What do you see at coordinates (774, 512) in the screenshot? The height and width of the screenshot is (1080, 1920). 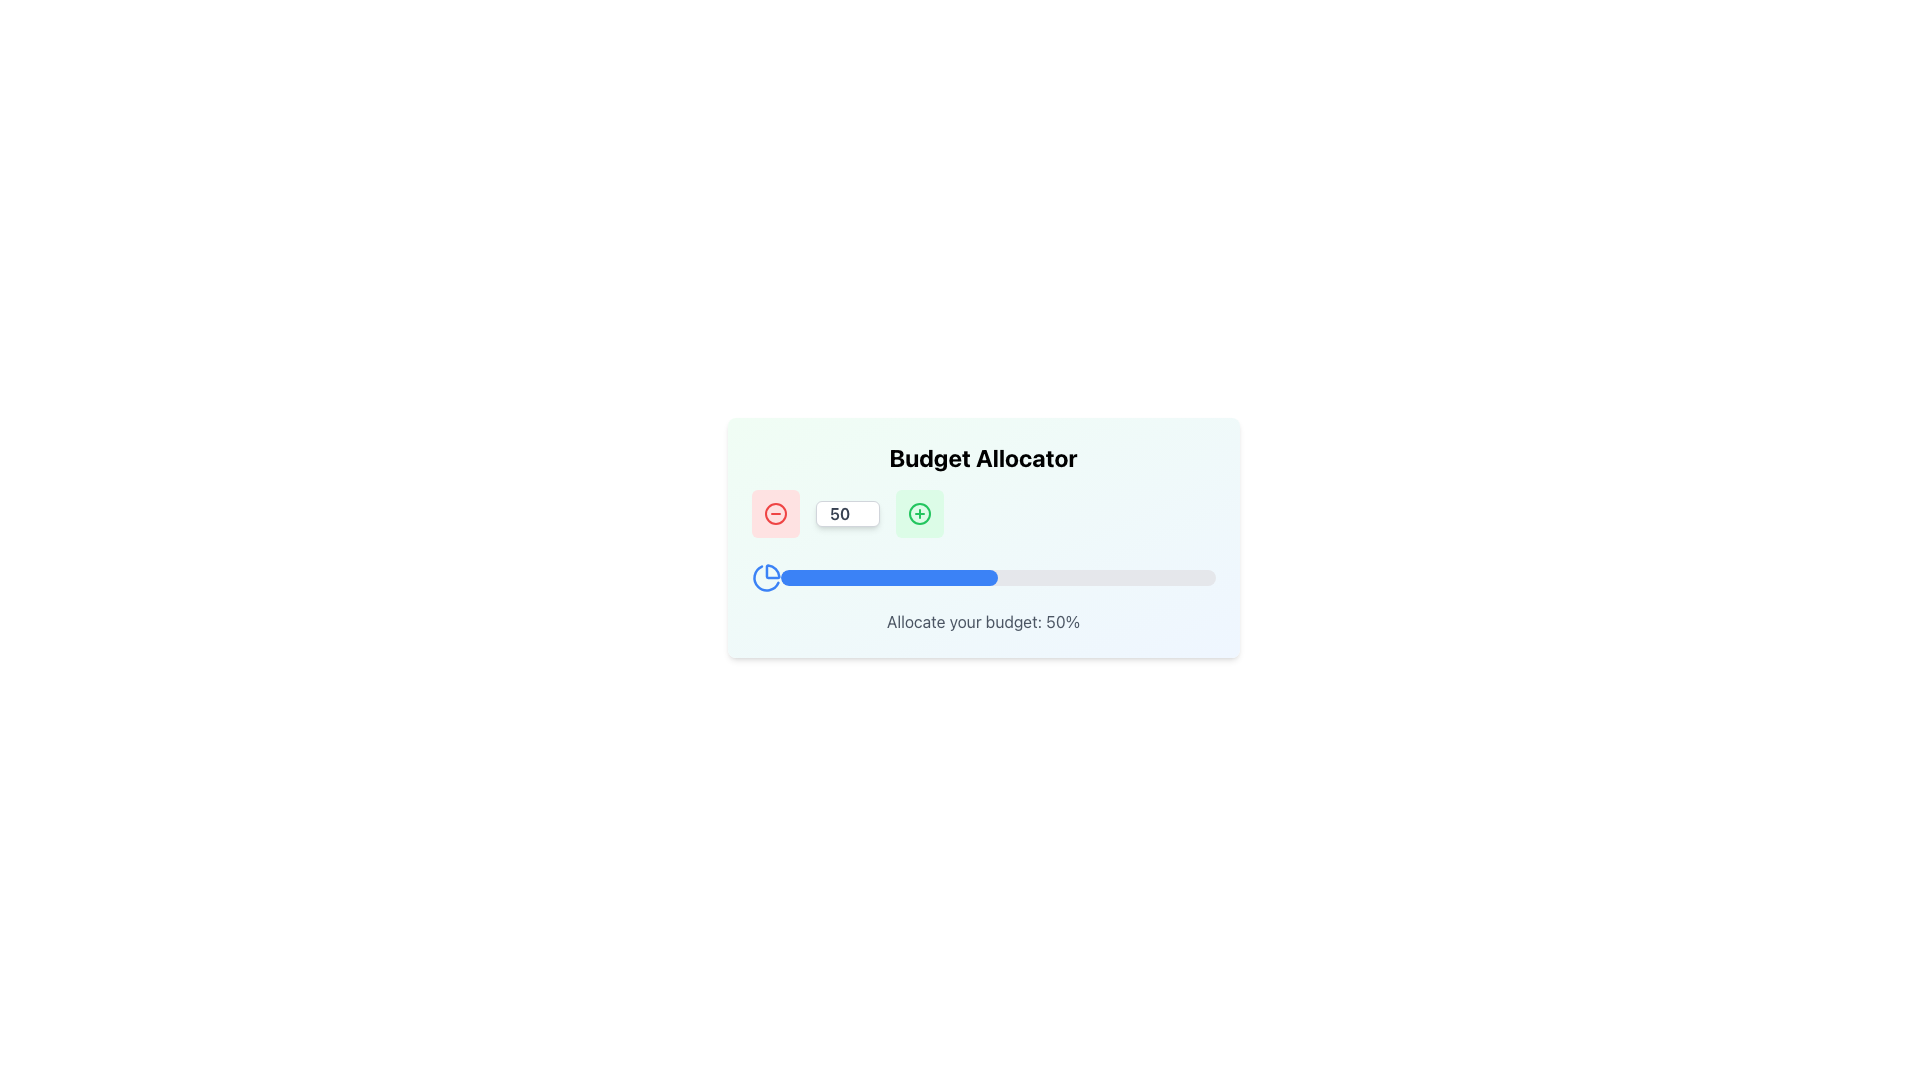 I see `the red circular minus button located on the left side of the 'Budget Allocator' interface` at bounding box center [774, 512].